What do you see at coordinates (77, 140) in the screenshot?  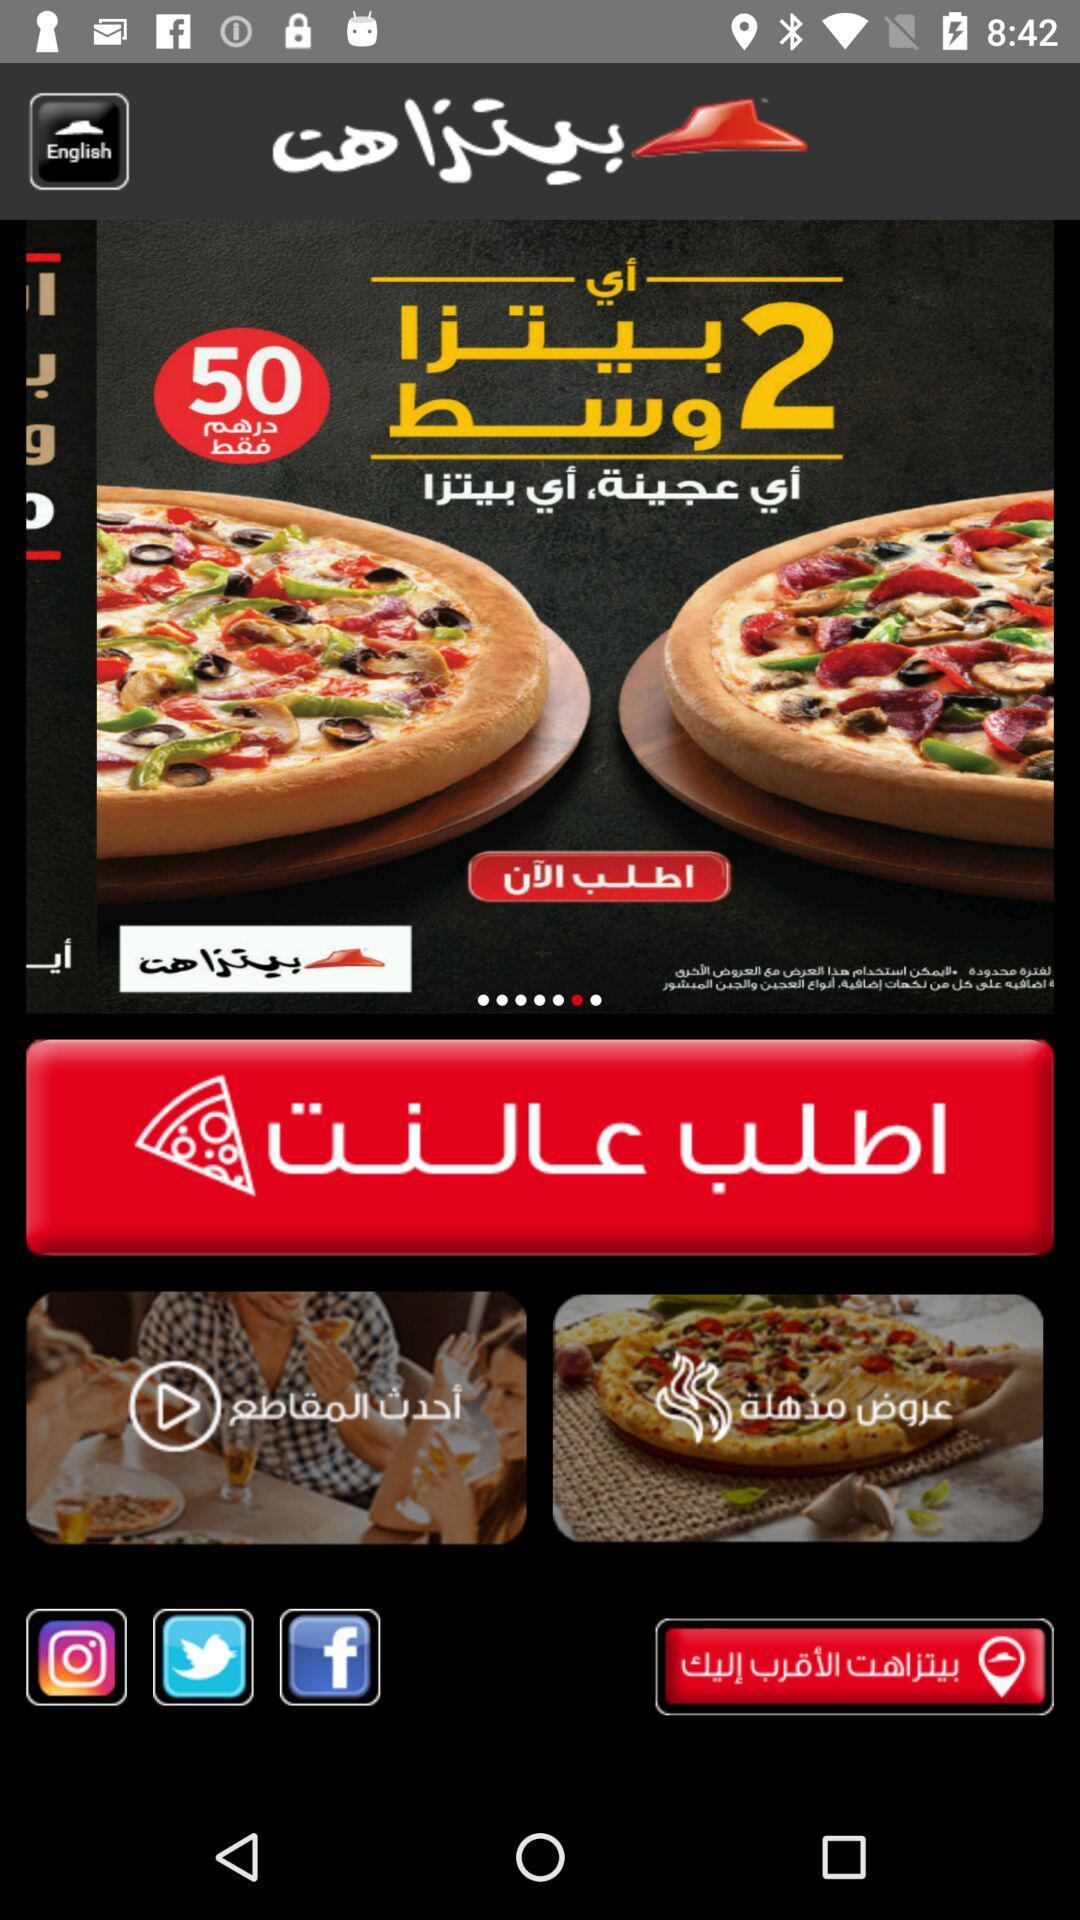 I see `to translate english` at bounding box center [77, 140].